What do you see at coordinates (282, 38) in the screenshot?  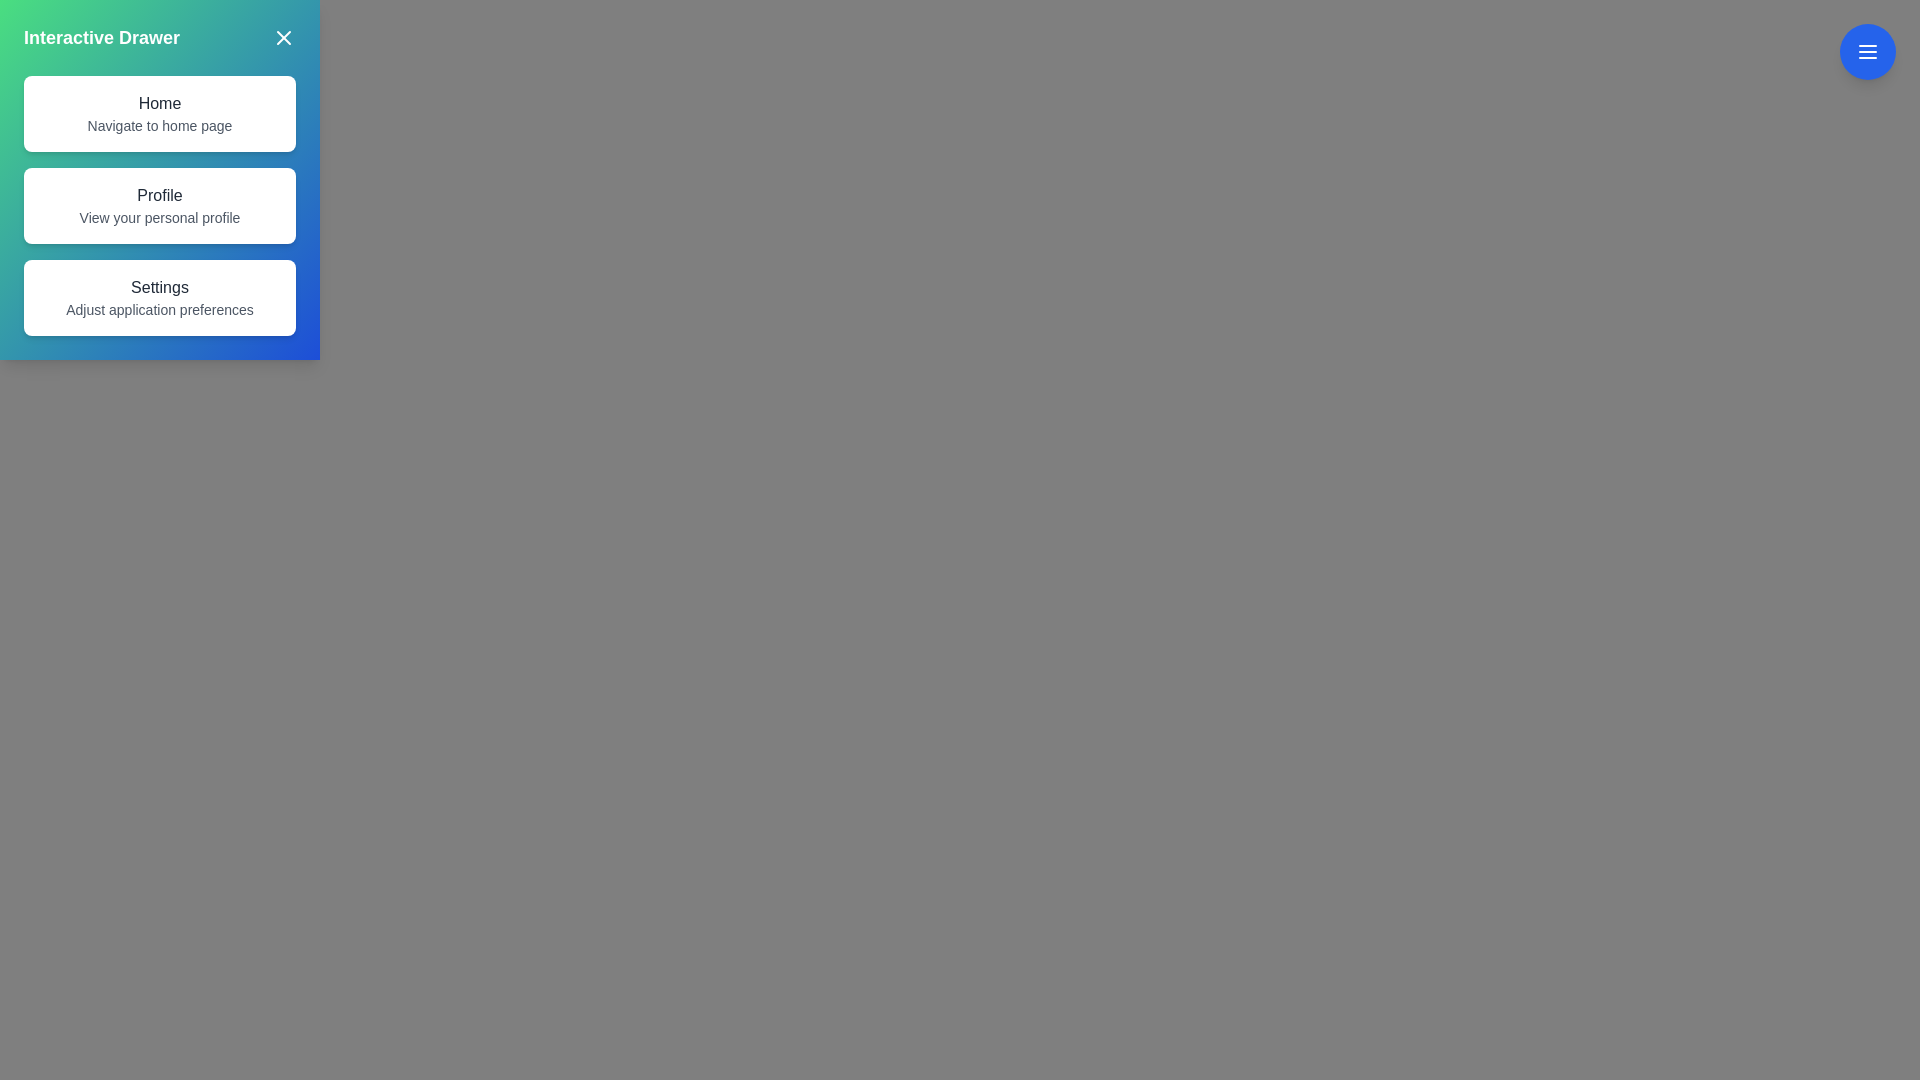 I see `the 'X' shaped icon button located in the top-right corner of the 'Interactive Drawer' section` at bounding box center [282, 38].